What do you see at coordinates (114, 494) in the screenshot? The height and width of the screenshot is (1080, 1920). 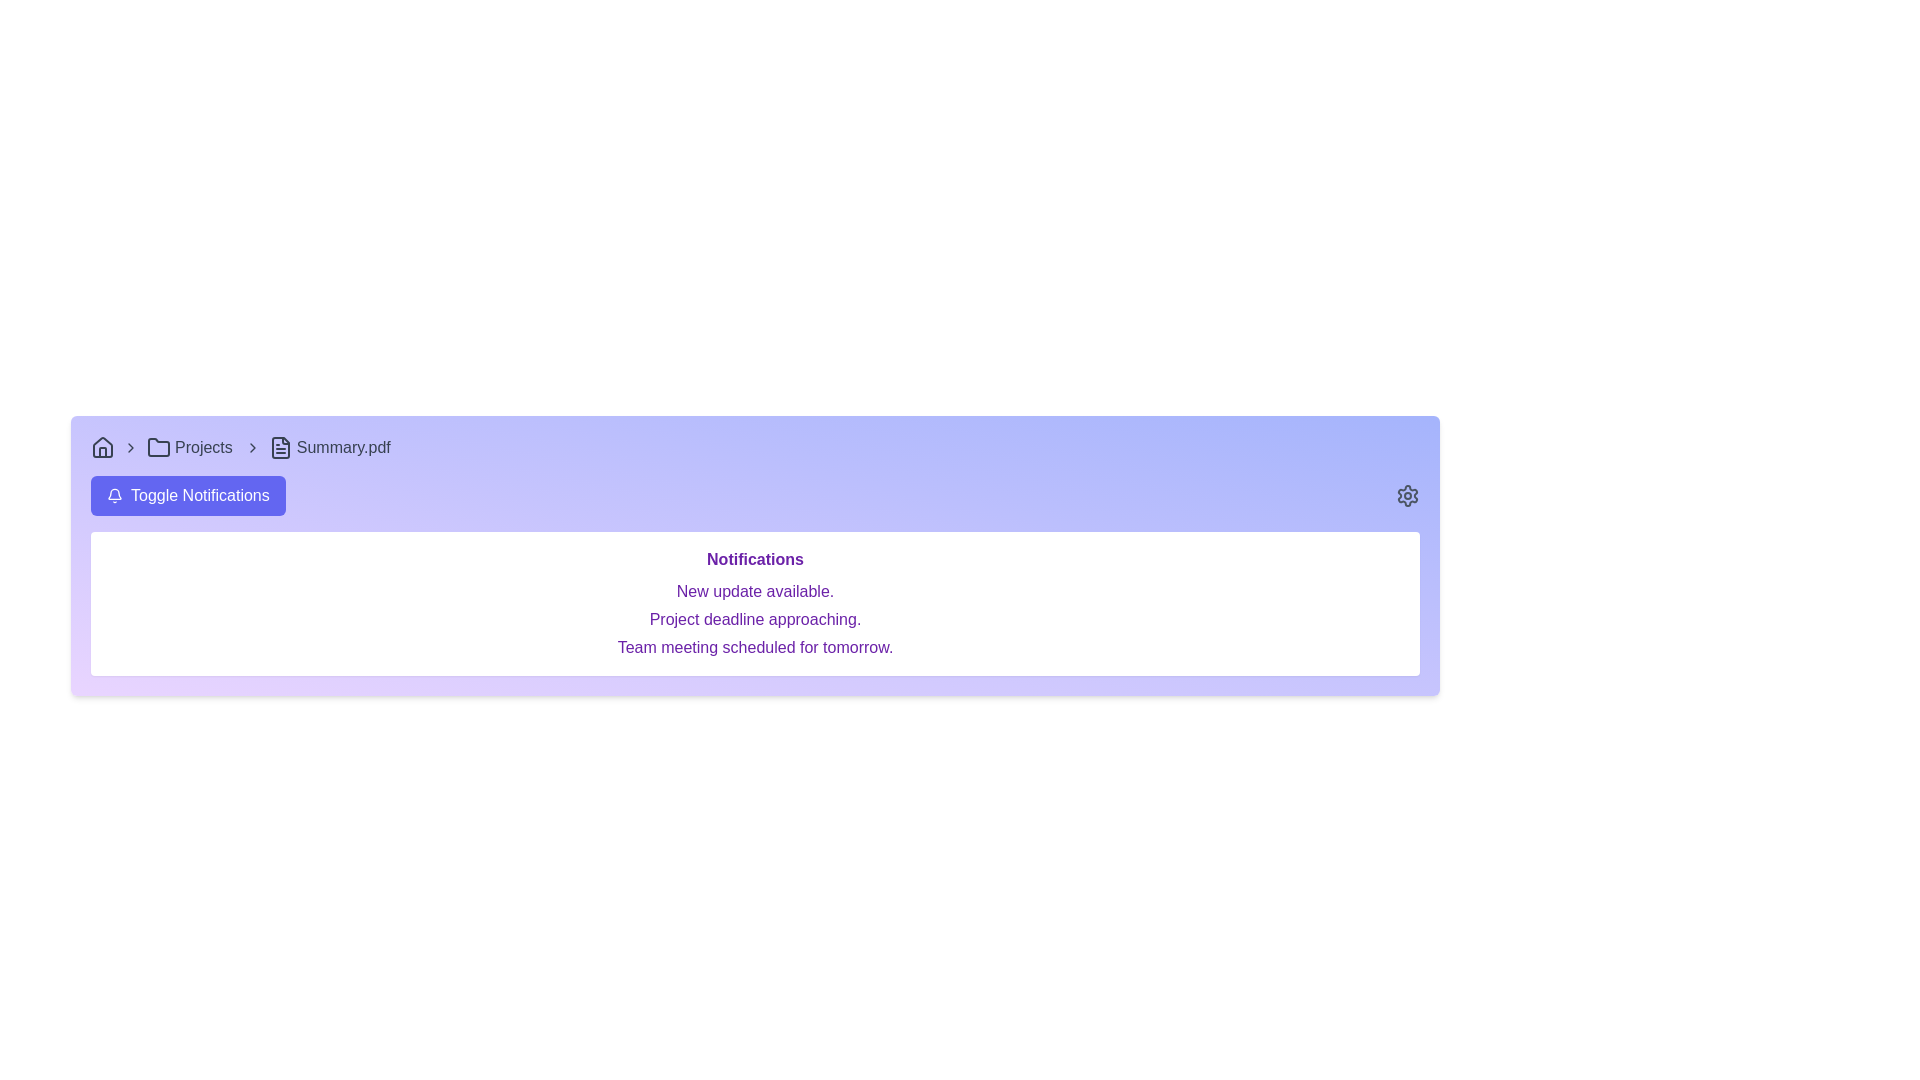 I see `the bell-shaped notification icon, which serves as a visual indicator for alerts or new messages, located within a 24x24 SVG canvas` at bounding box center [114, 494].